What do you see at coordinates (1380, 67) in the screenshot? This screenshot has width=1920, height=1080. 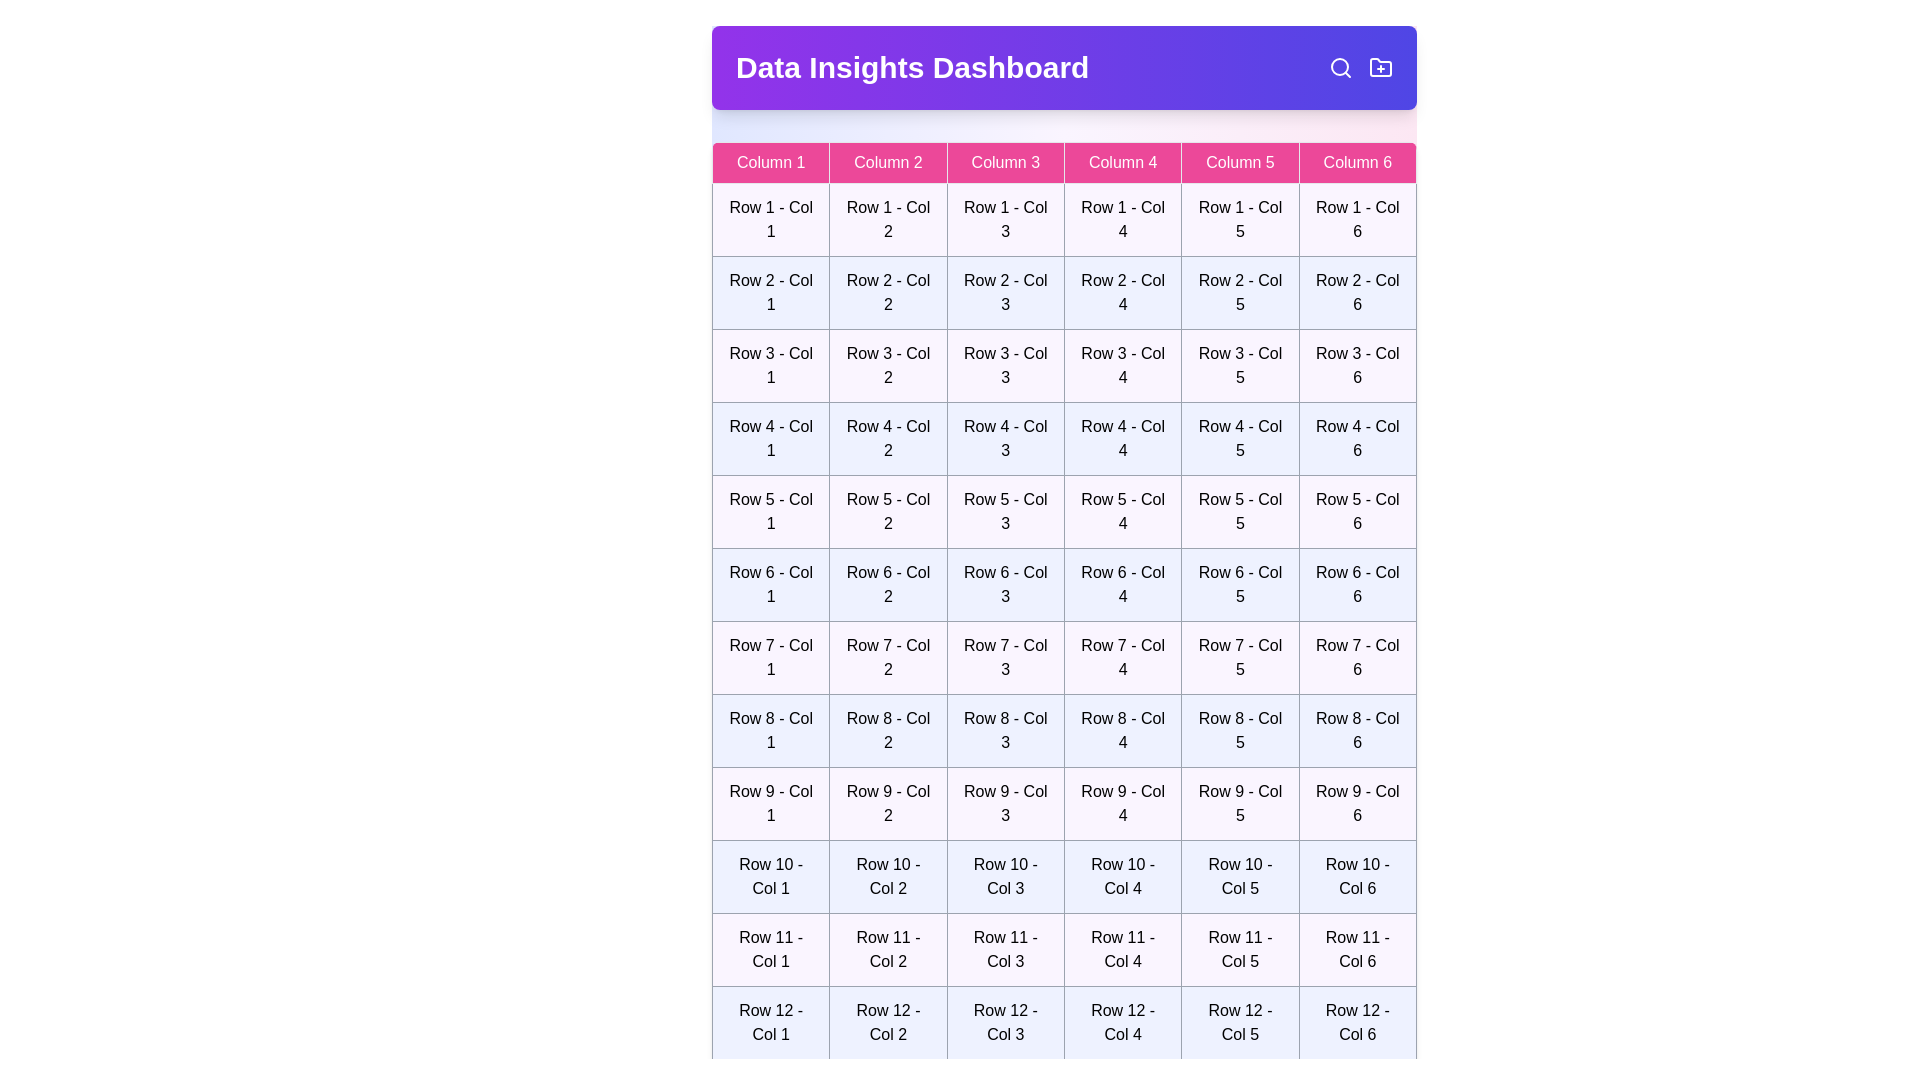 I see `the 'add folder' icon in the header` at bounding box center [1380, 67].